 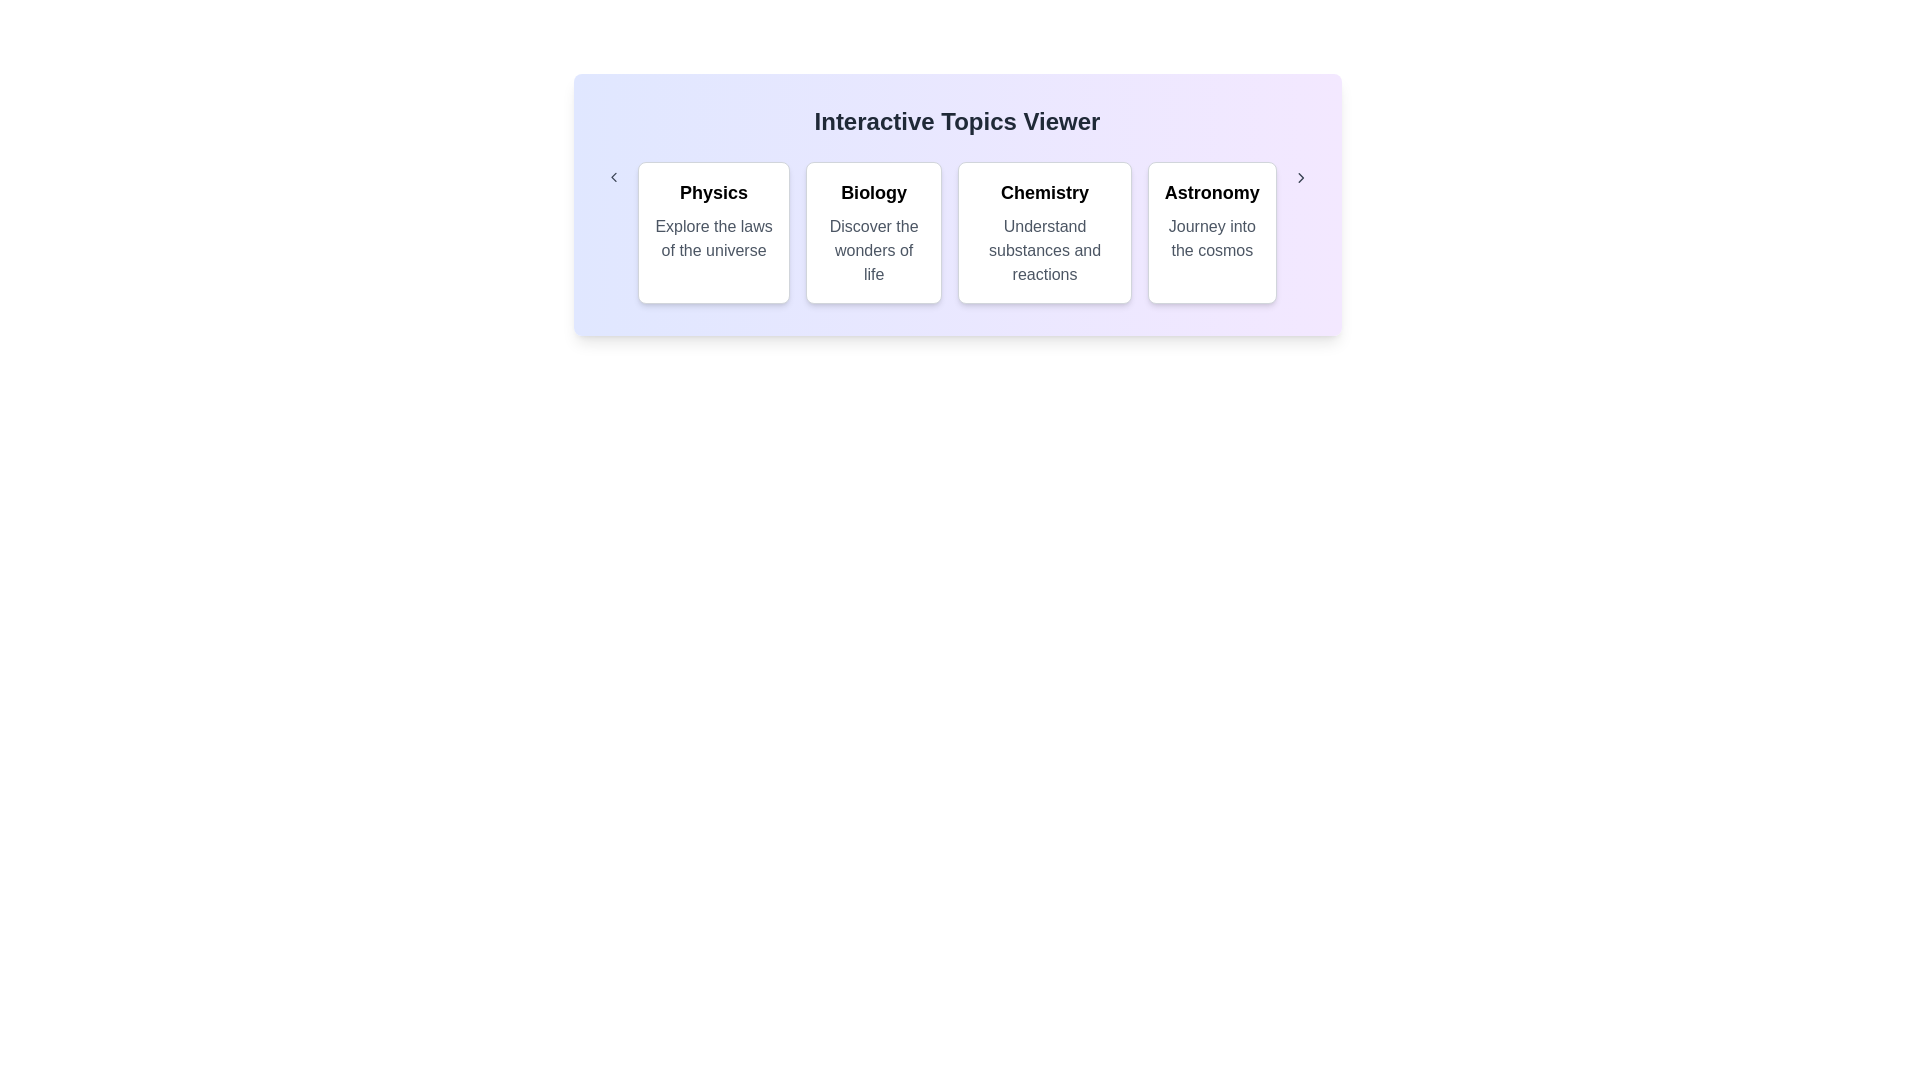 I want to click on the category Astronomy to observe the hover effect, so click(x=1210, y=231).